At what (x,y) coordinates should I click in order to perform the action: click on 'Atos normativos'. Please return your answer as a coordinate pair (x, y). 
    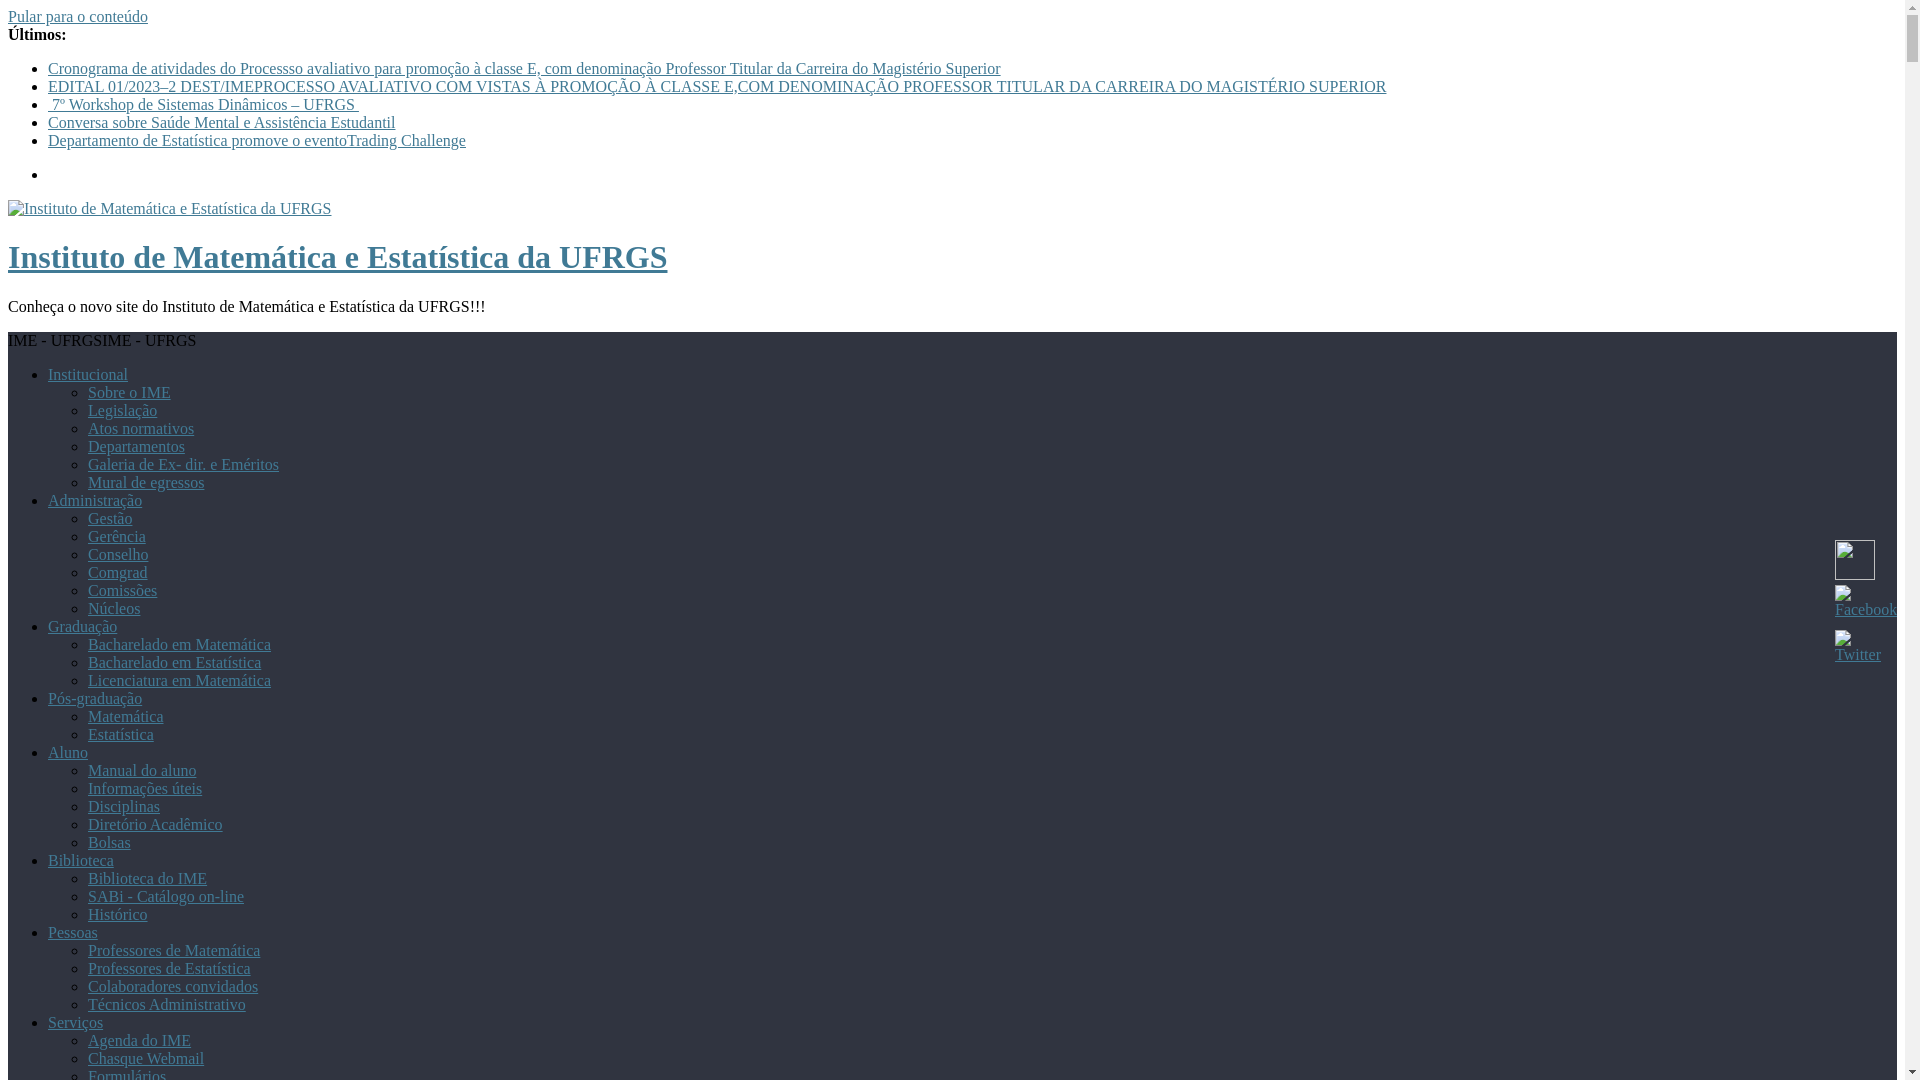
    Looking at the image, I should click on (139, 427).